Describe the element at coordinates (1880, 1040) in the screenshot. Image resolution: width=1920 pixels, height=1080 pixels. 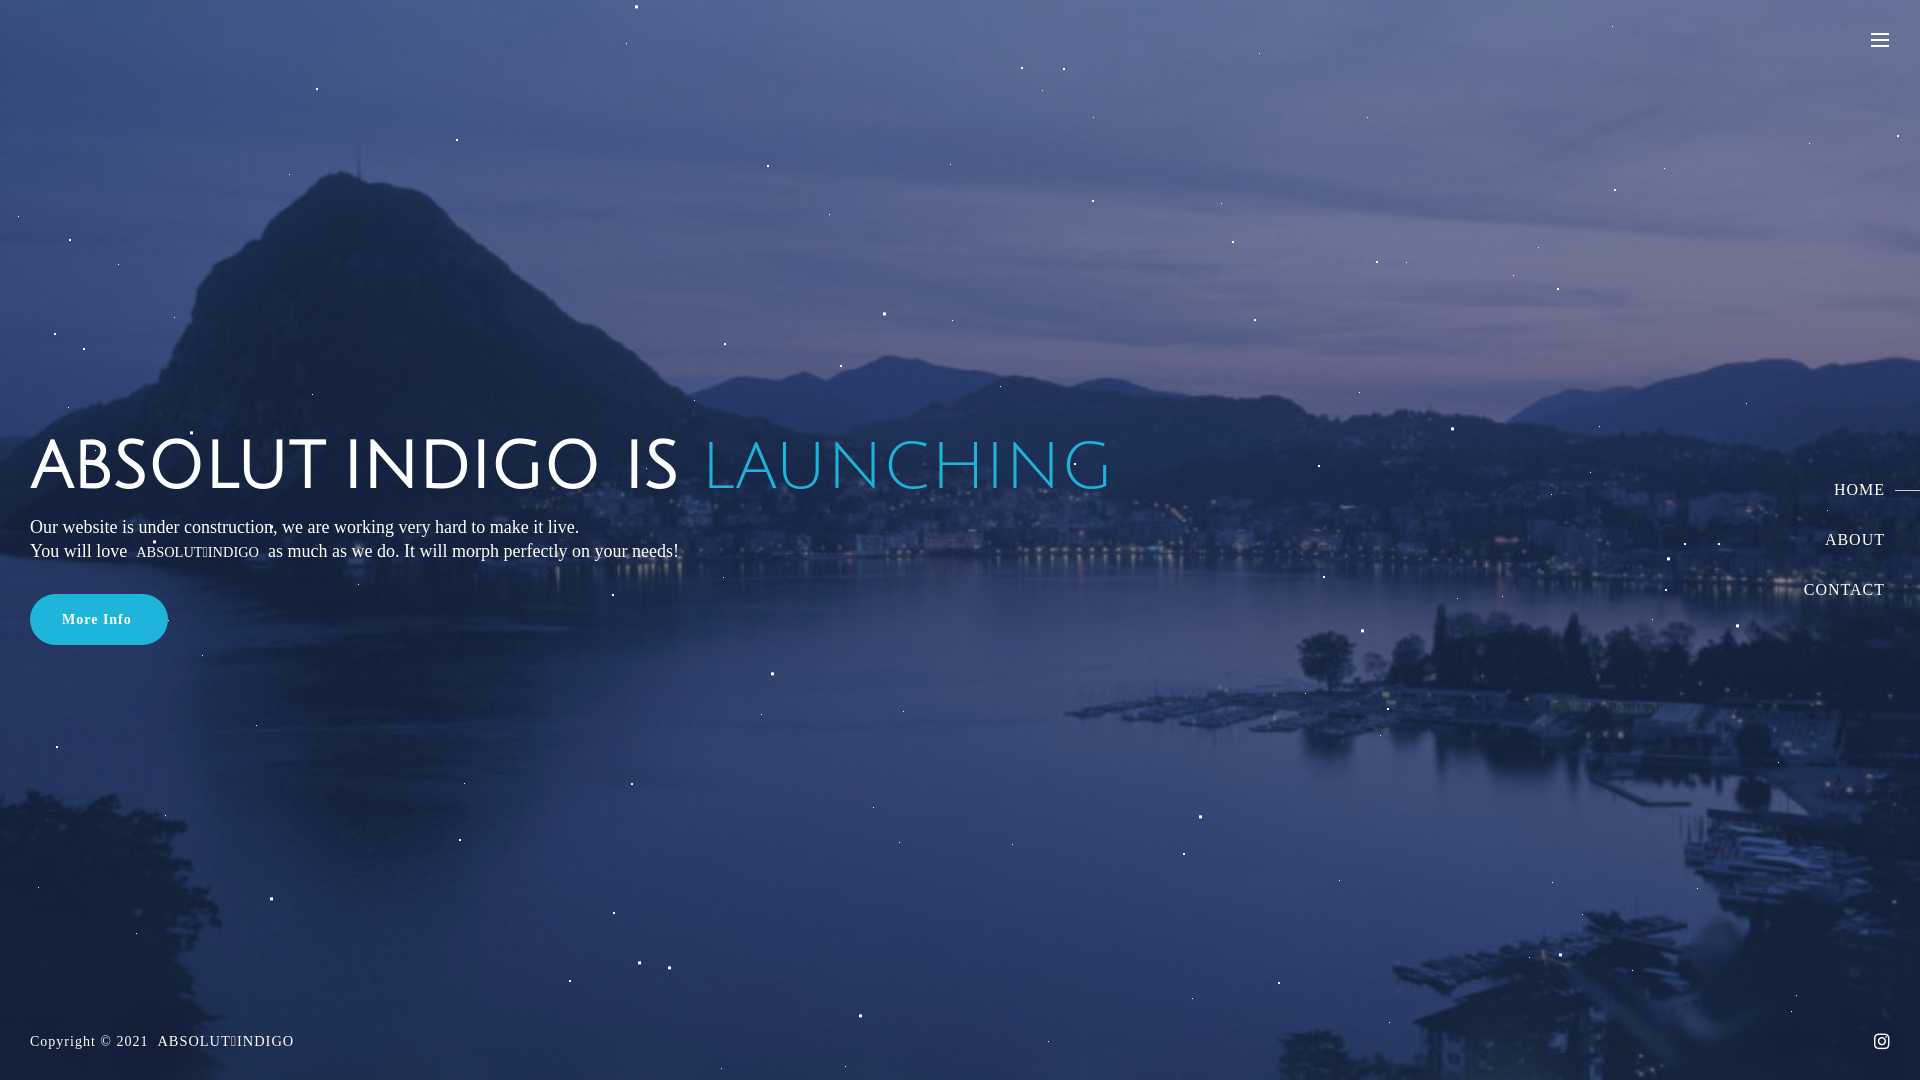
I see `'Instagram'` at that location.